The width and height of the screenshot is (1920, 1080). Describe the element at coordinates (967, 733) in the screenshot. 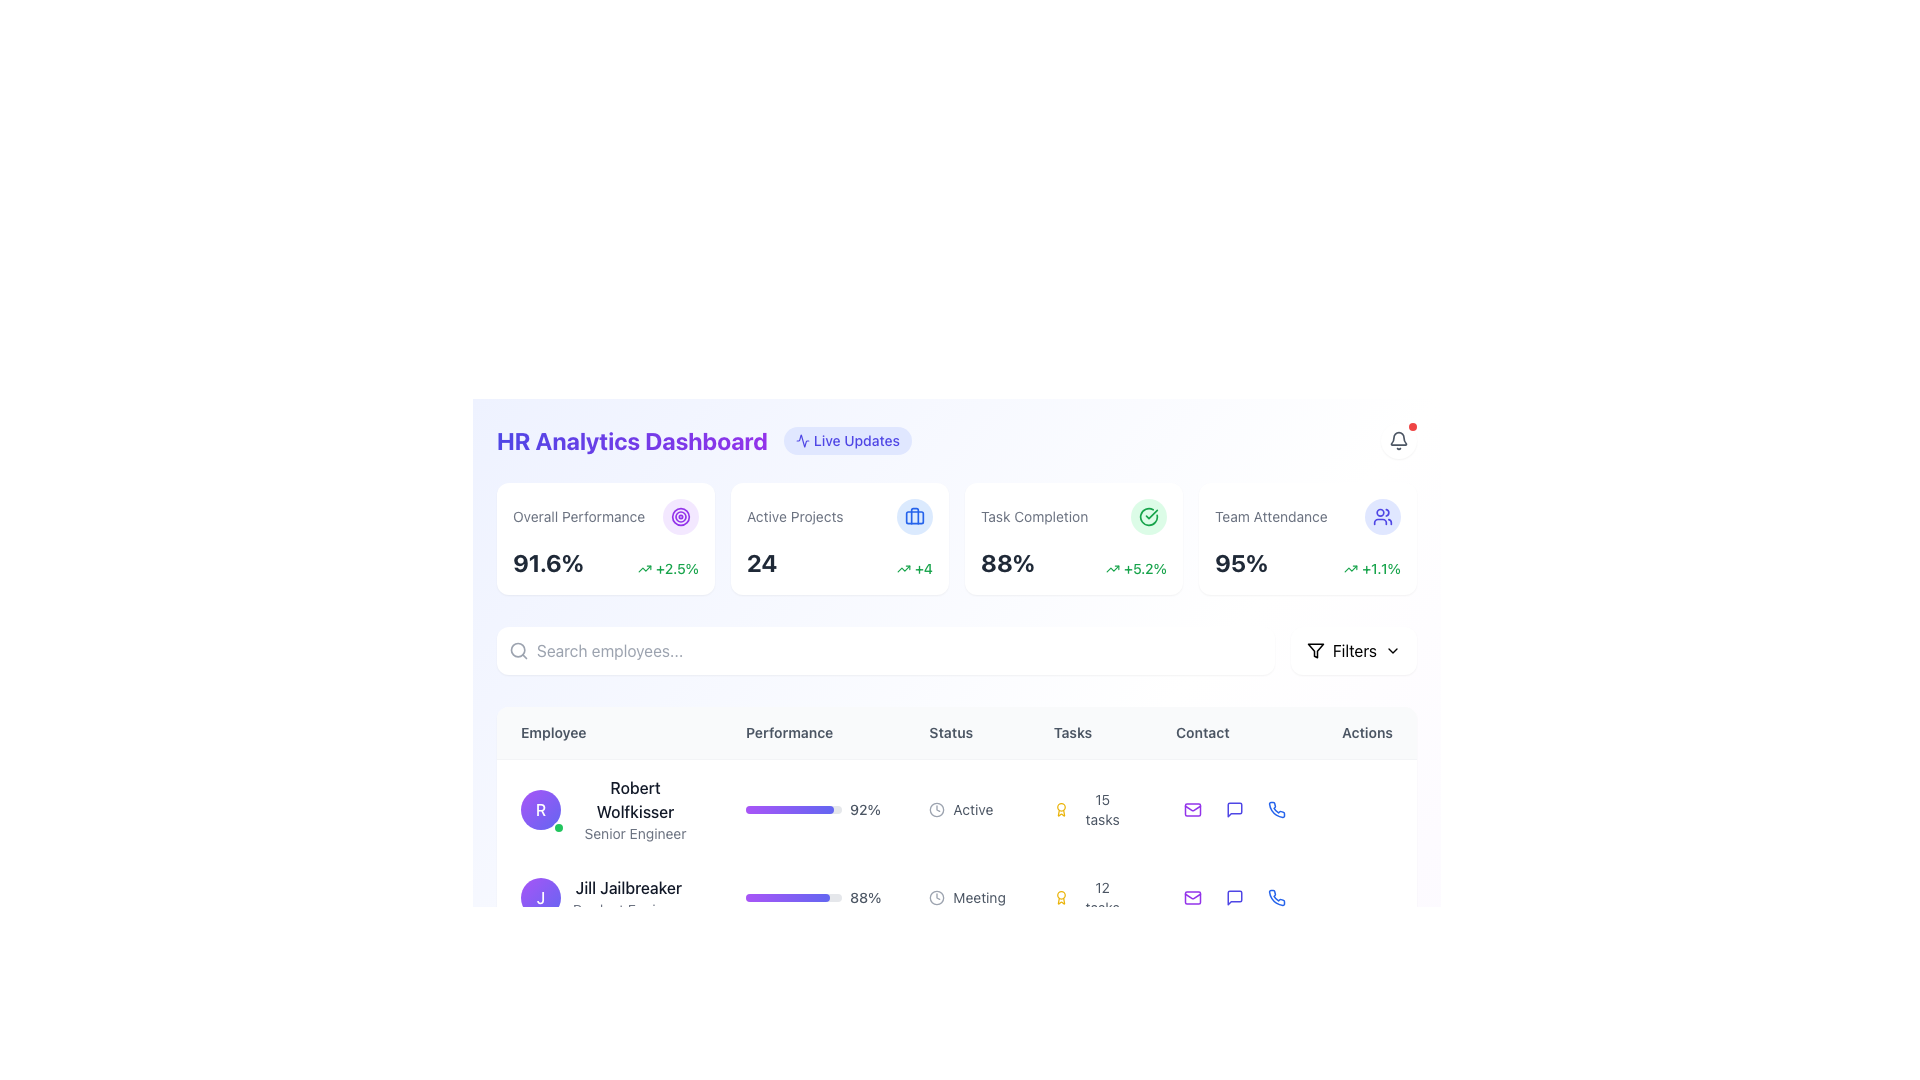

I see `the 'Status' label in the header row of the data table layout, which is centrally positioned among the columns` at that location.